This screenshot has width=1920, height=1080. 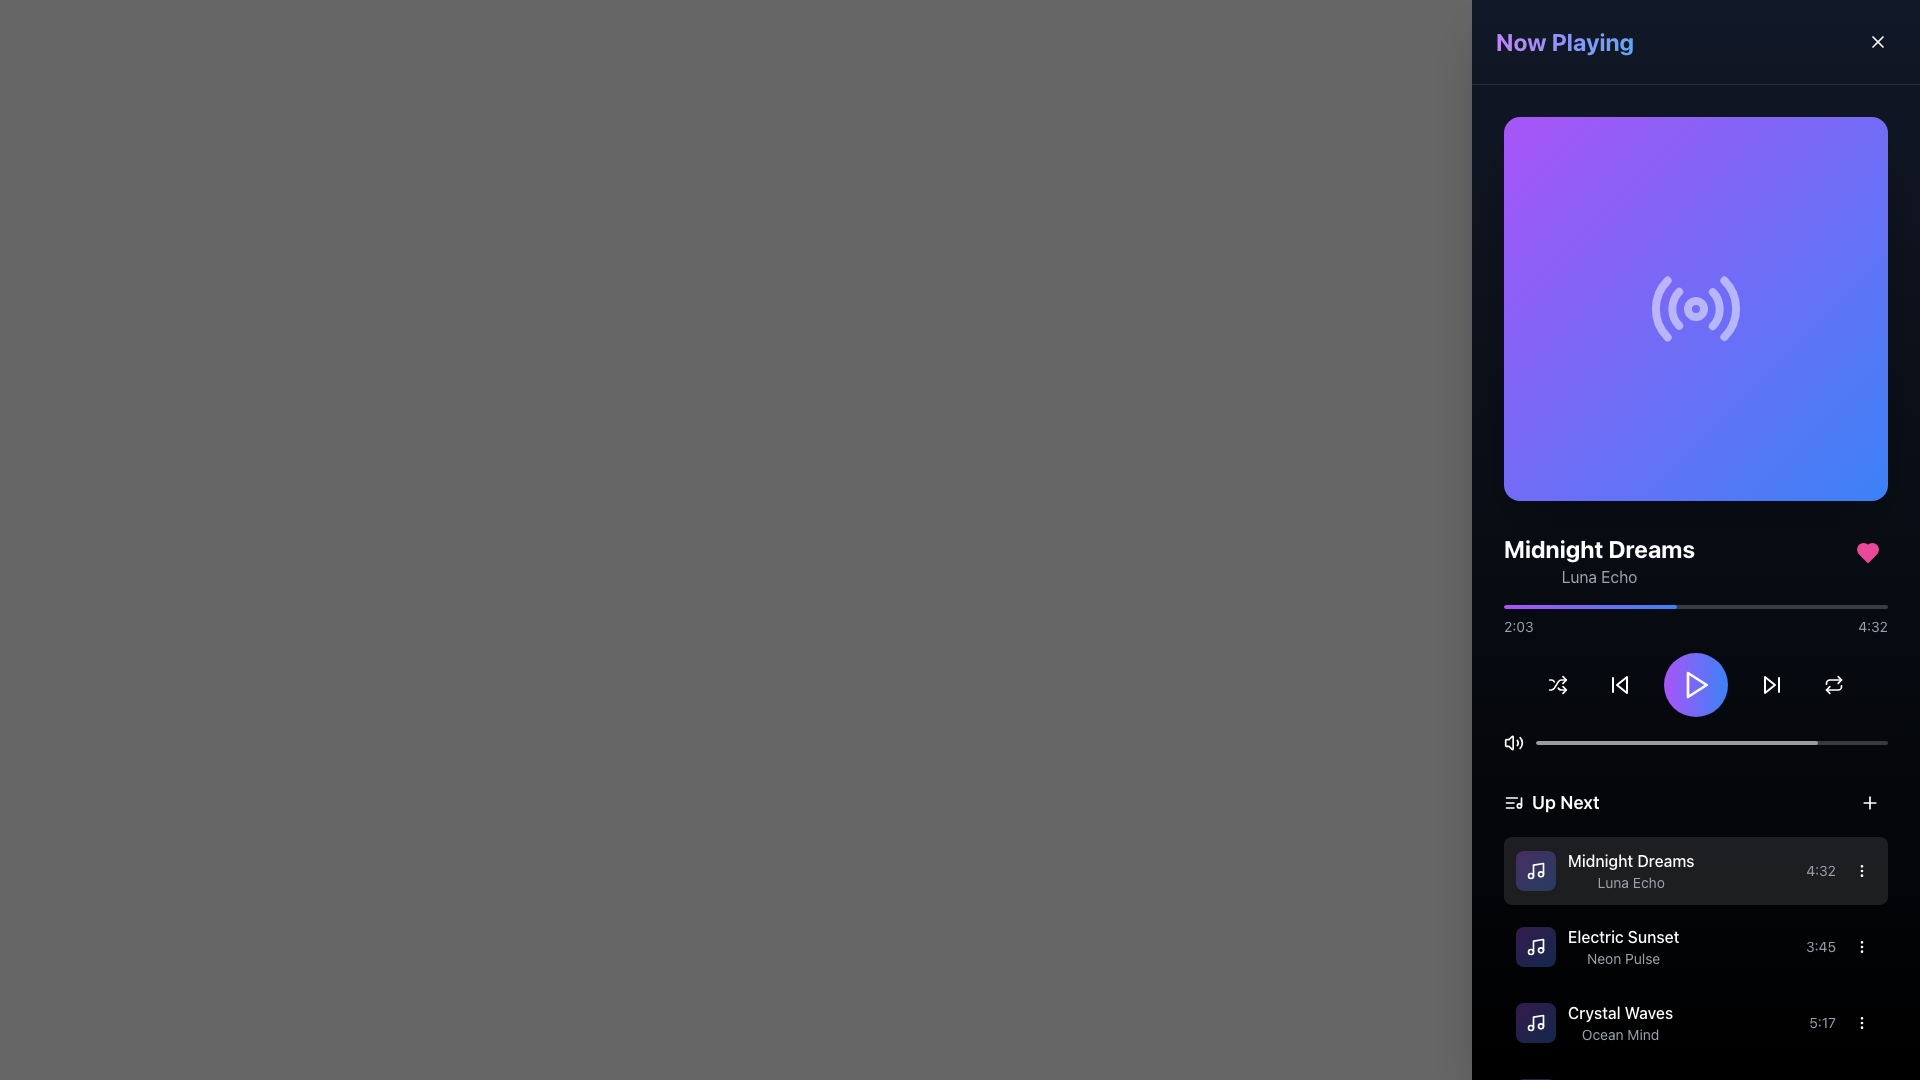 What do you see at coordinates (1767, 605) in the screenshot?
I see `the playback position` at bounding box center [1767, 605].